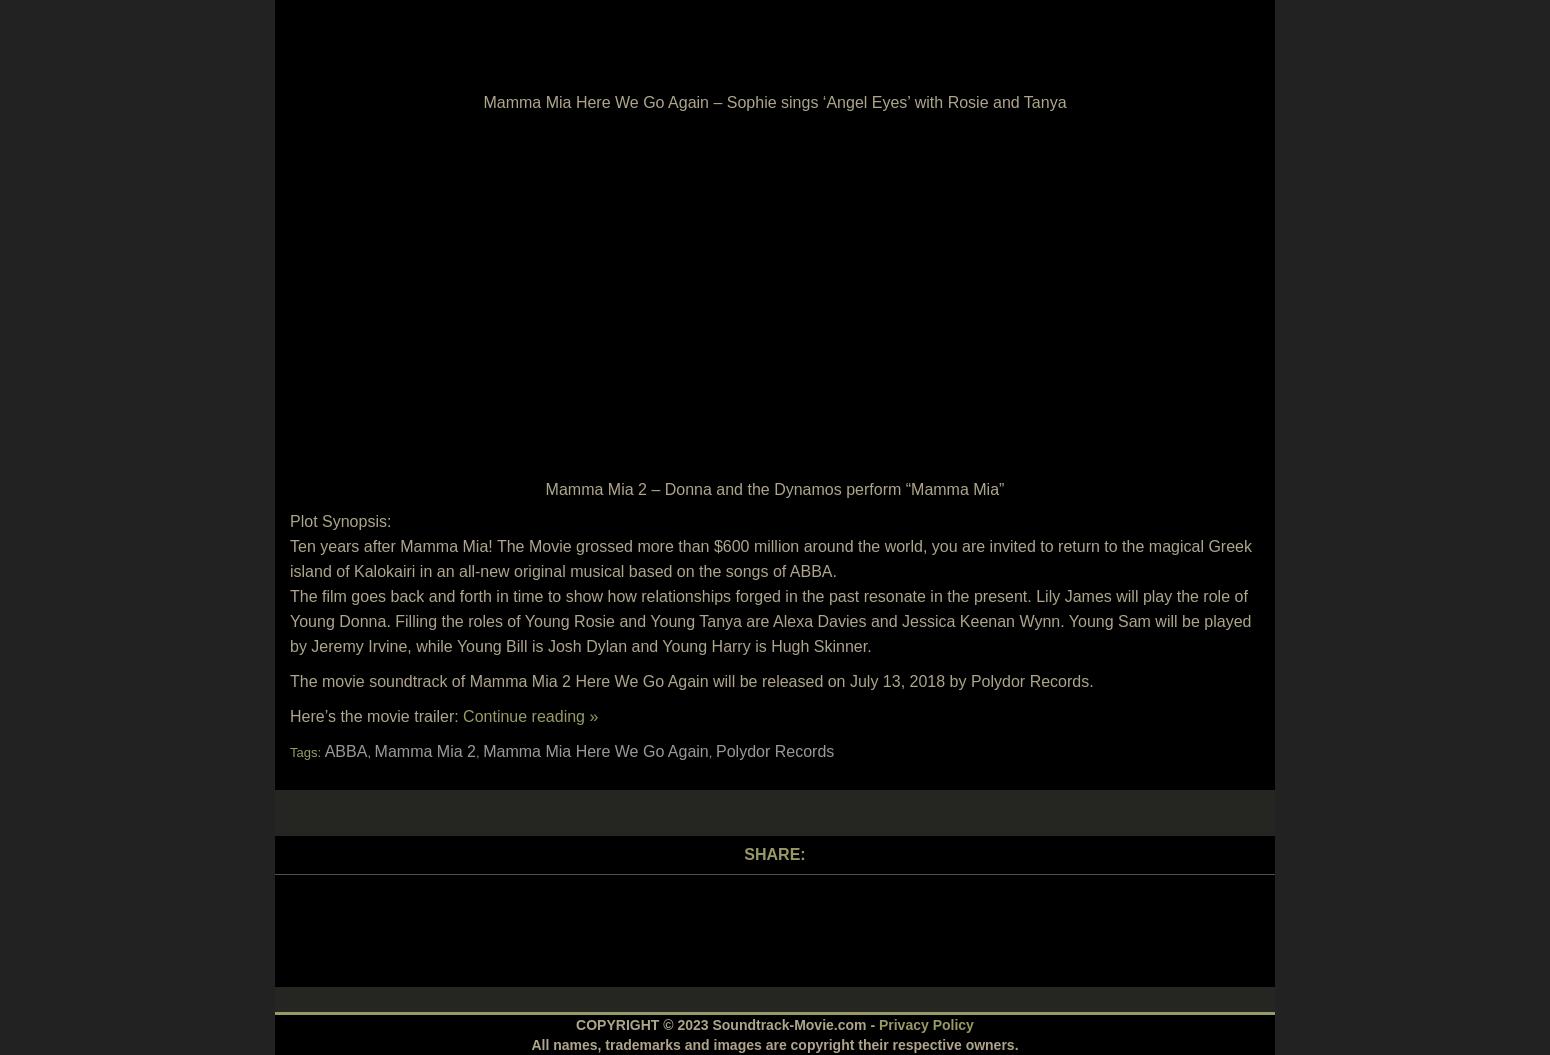 This screenshot has width=1550, height=1055. What do you see at coordinates (339, 521) in the screenshot?
I see `'Plot Synopsis:'` at bounding box center [339, 521].